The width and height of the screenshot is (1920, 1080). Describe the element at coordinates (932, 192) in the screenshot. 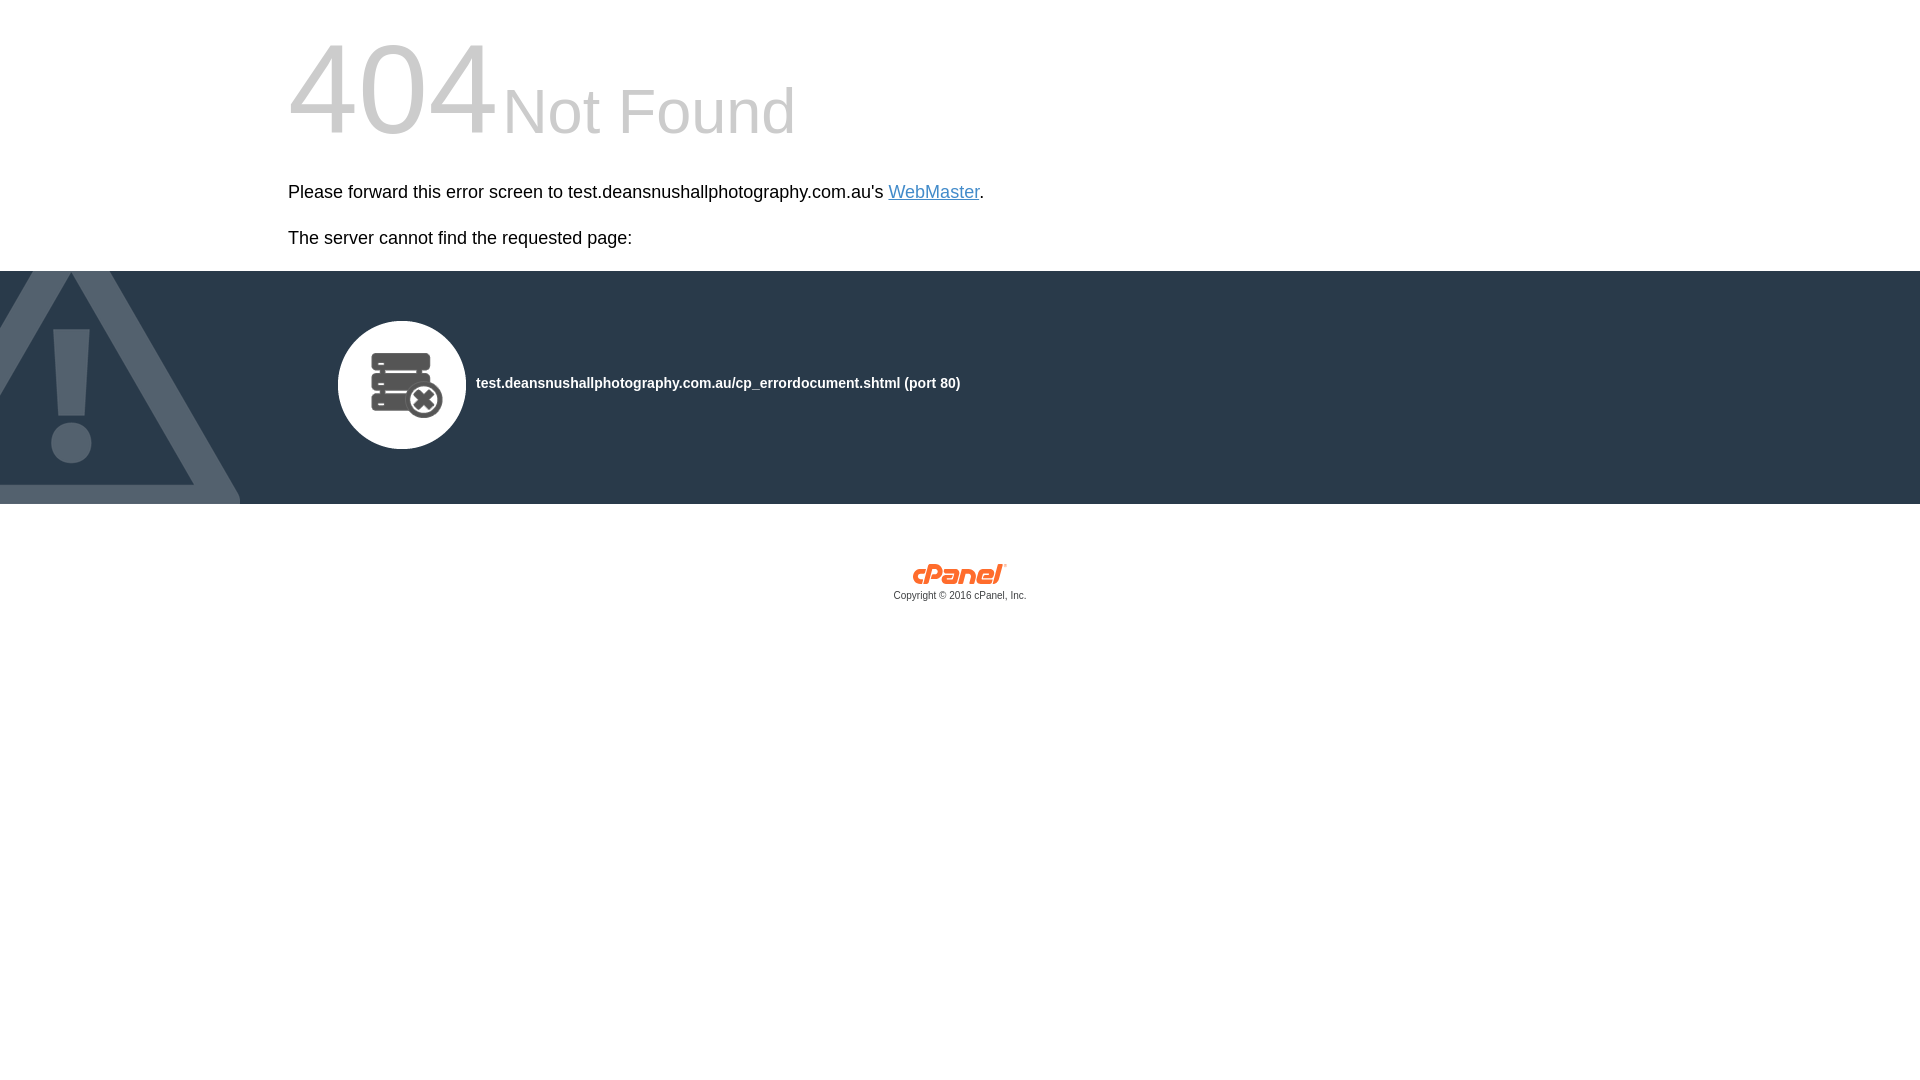

I see `'WebMaster'` at that location.